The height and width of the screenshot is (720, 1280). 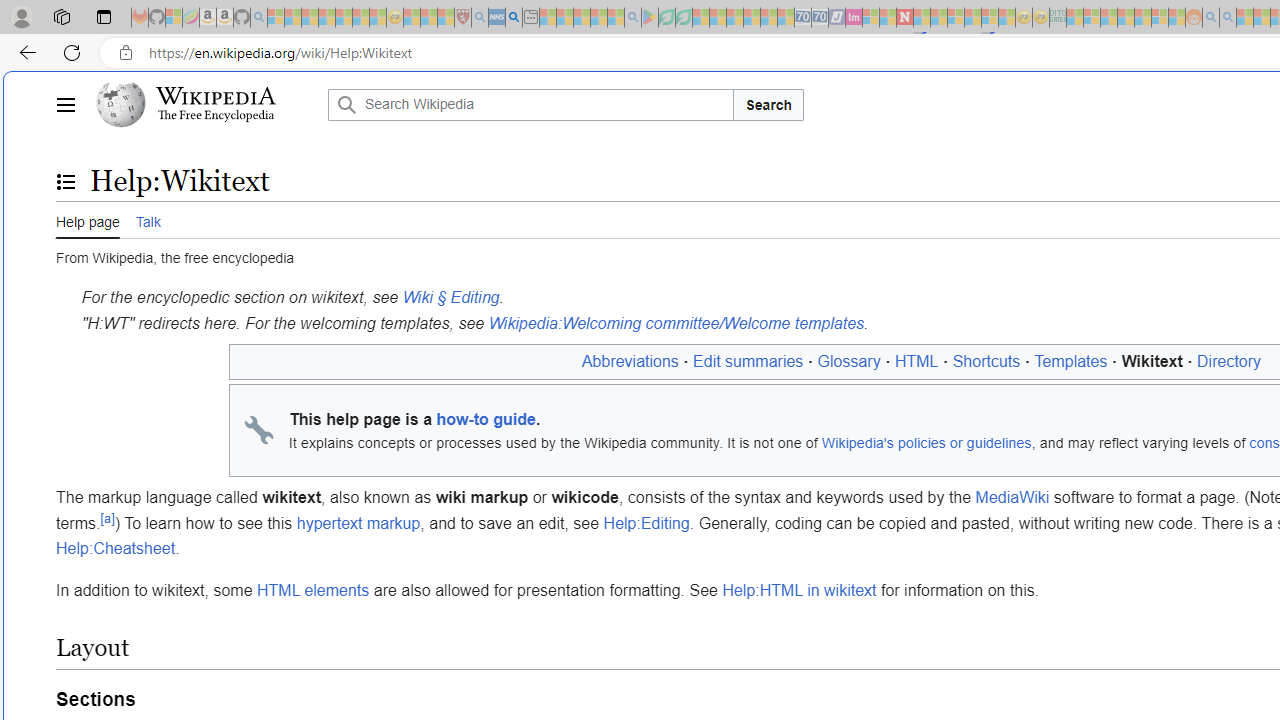 What do you see at coordinates (1074, 17) in the screenshot?
I see `'MSNBC - MSN - Sleeping'` at bounding box center [1074, 17].